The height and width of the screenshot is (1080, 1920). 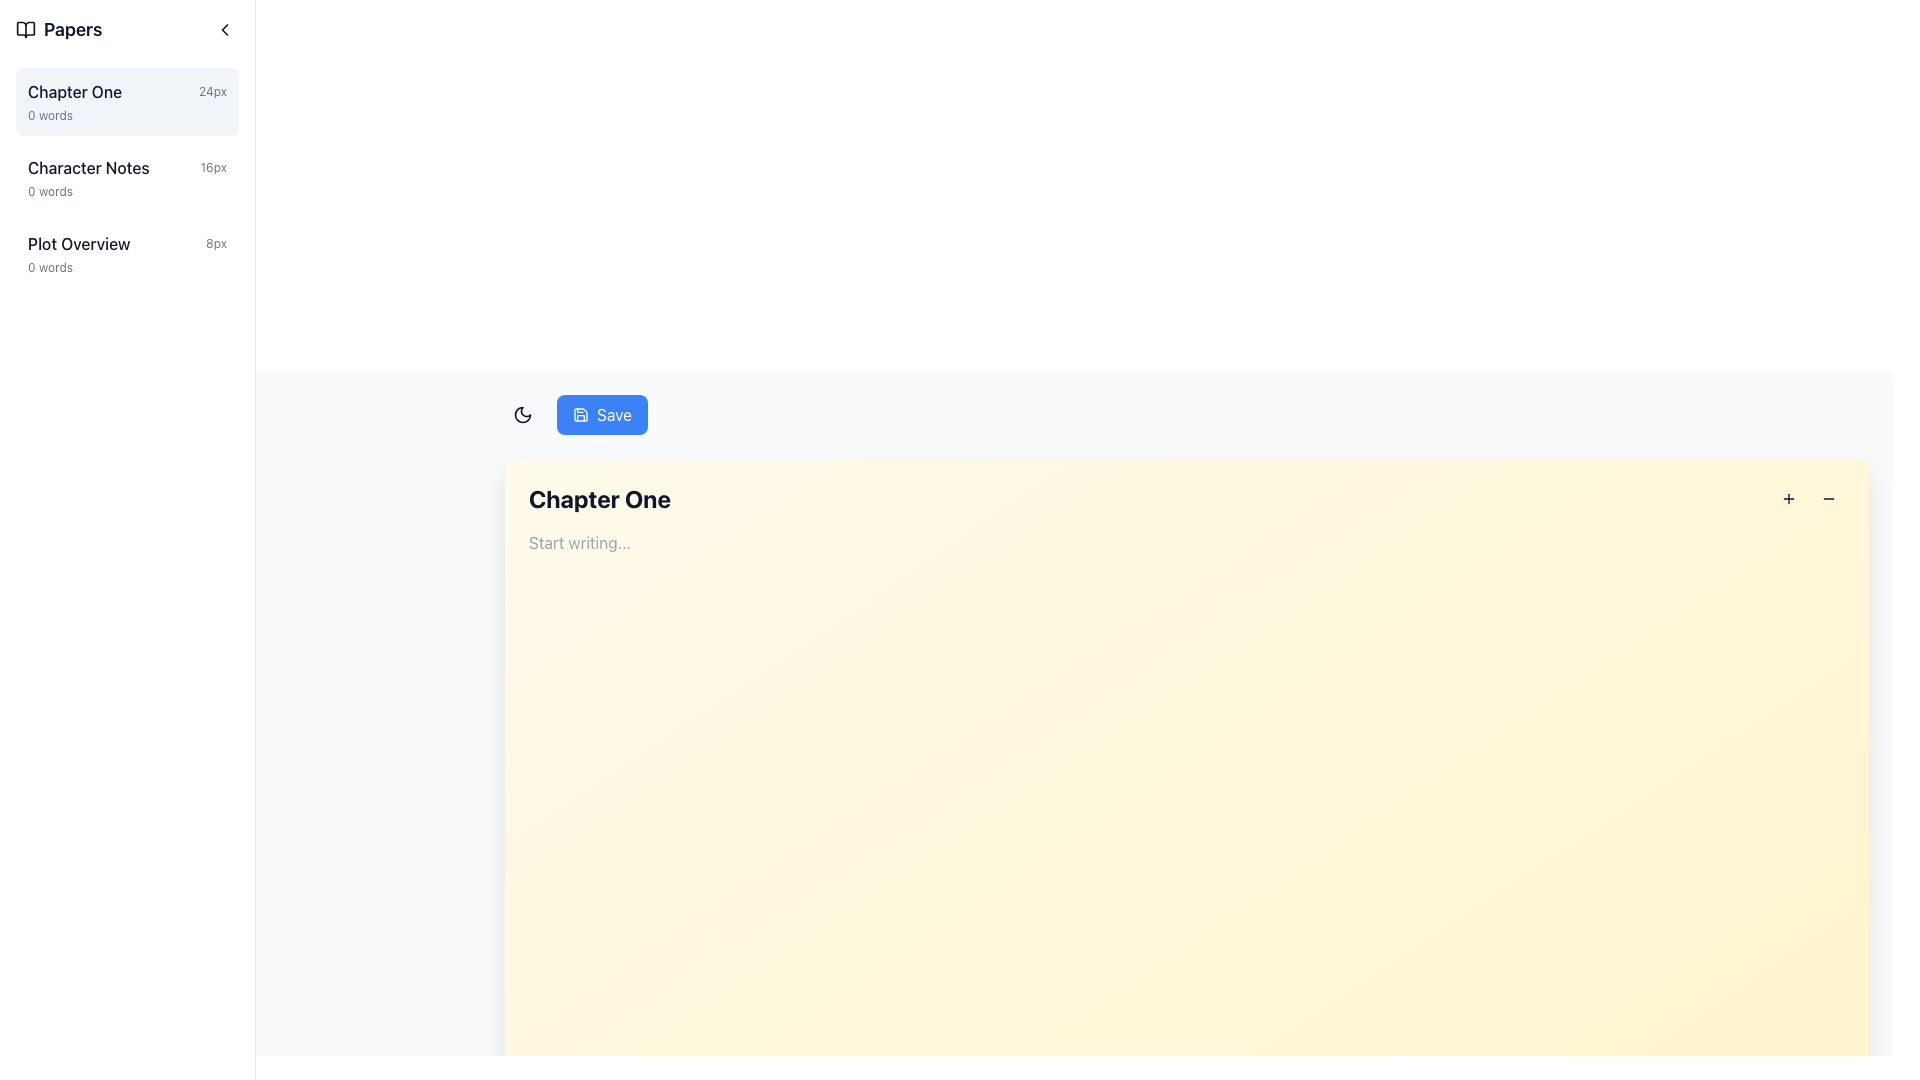 I want to click on the graphical icon located in the top-left region of the interface, next to the text 'Papers', which serves as a symbolic representation of the application's main feature, so click(x=25, y=30).